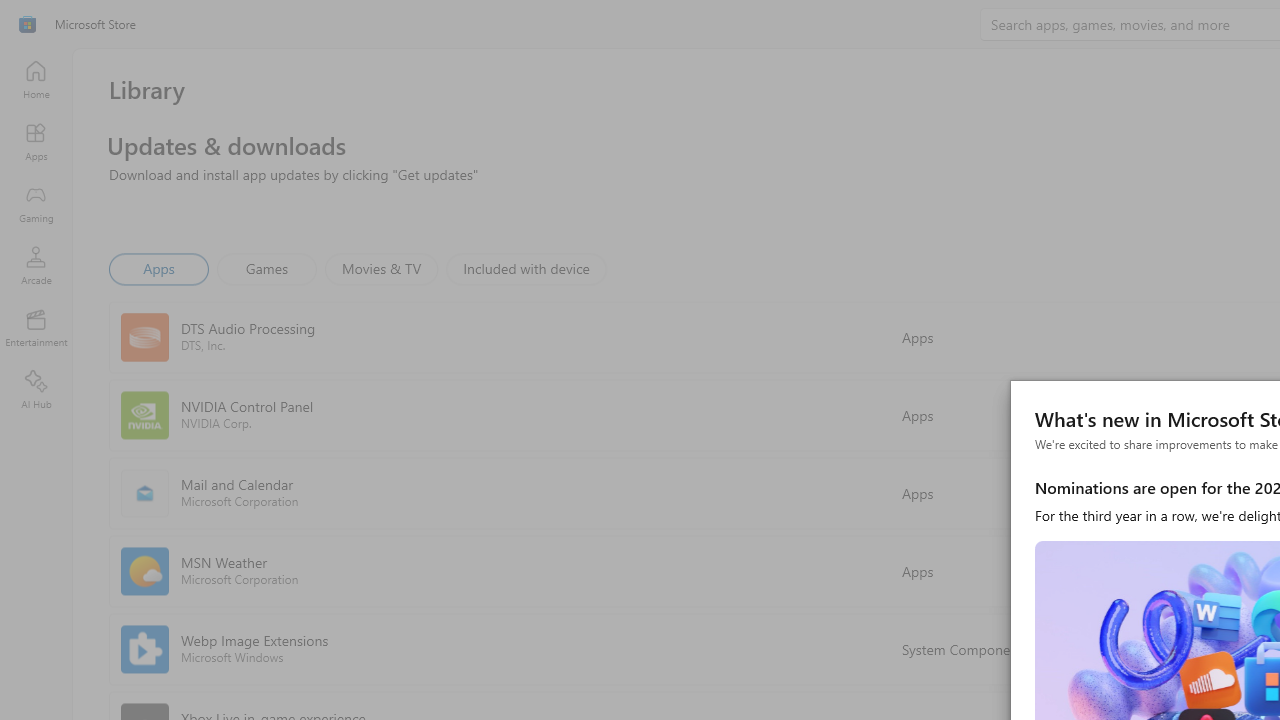 The height and width of the screenshot is (720, 1280). What do you see at coordinates (381, 267) in the screenshot?
I see `'Movies & TV'` at bounding box center [381, 267].